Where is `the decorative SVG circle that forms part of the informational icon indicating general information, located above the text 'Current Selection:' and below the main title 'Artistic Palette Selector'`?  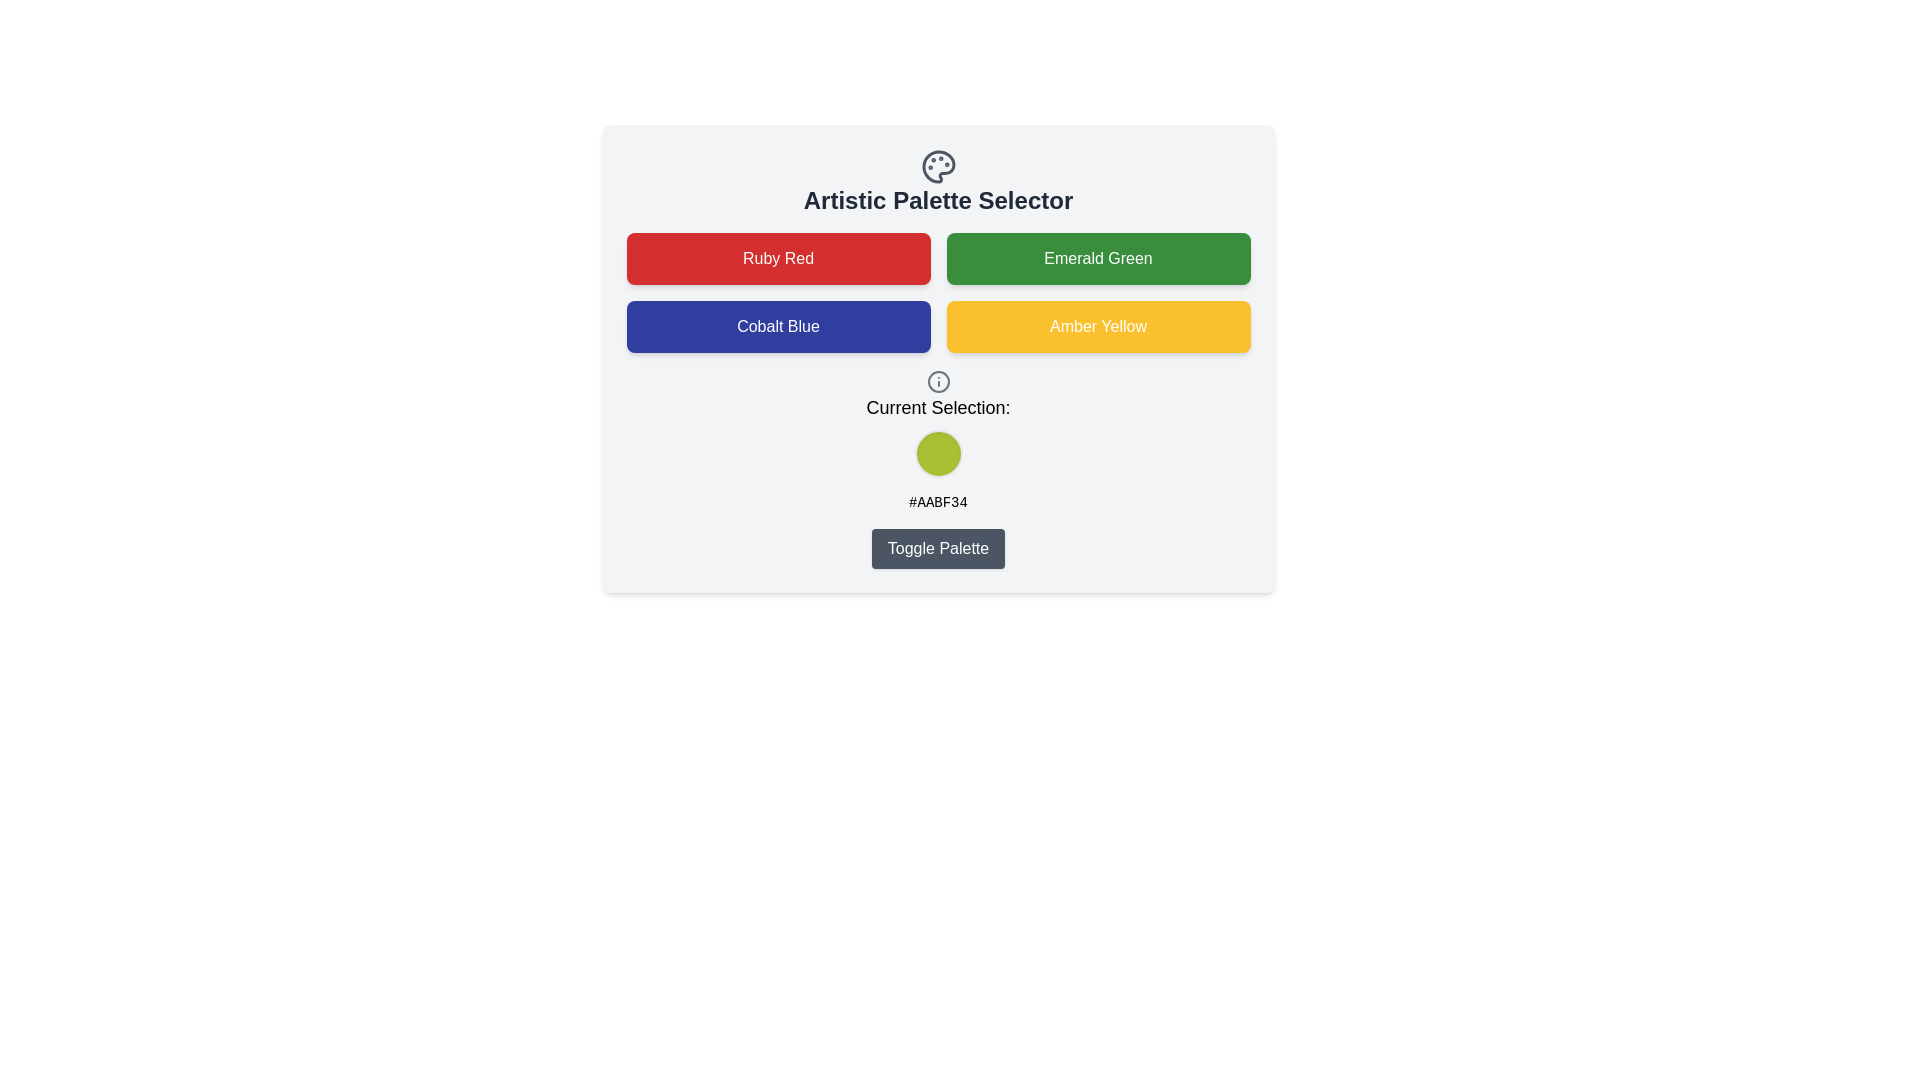 the decorative SVG circle that forms part of the informational icon indicating general information, located above the text 'Current Selection:' and below the main title 'Artistic Palette Selector' is located at coordinates (937, 381).